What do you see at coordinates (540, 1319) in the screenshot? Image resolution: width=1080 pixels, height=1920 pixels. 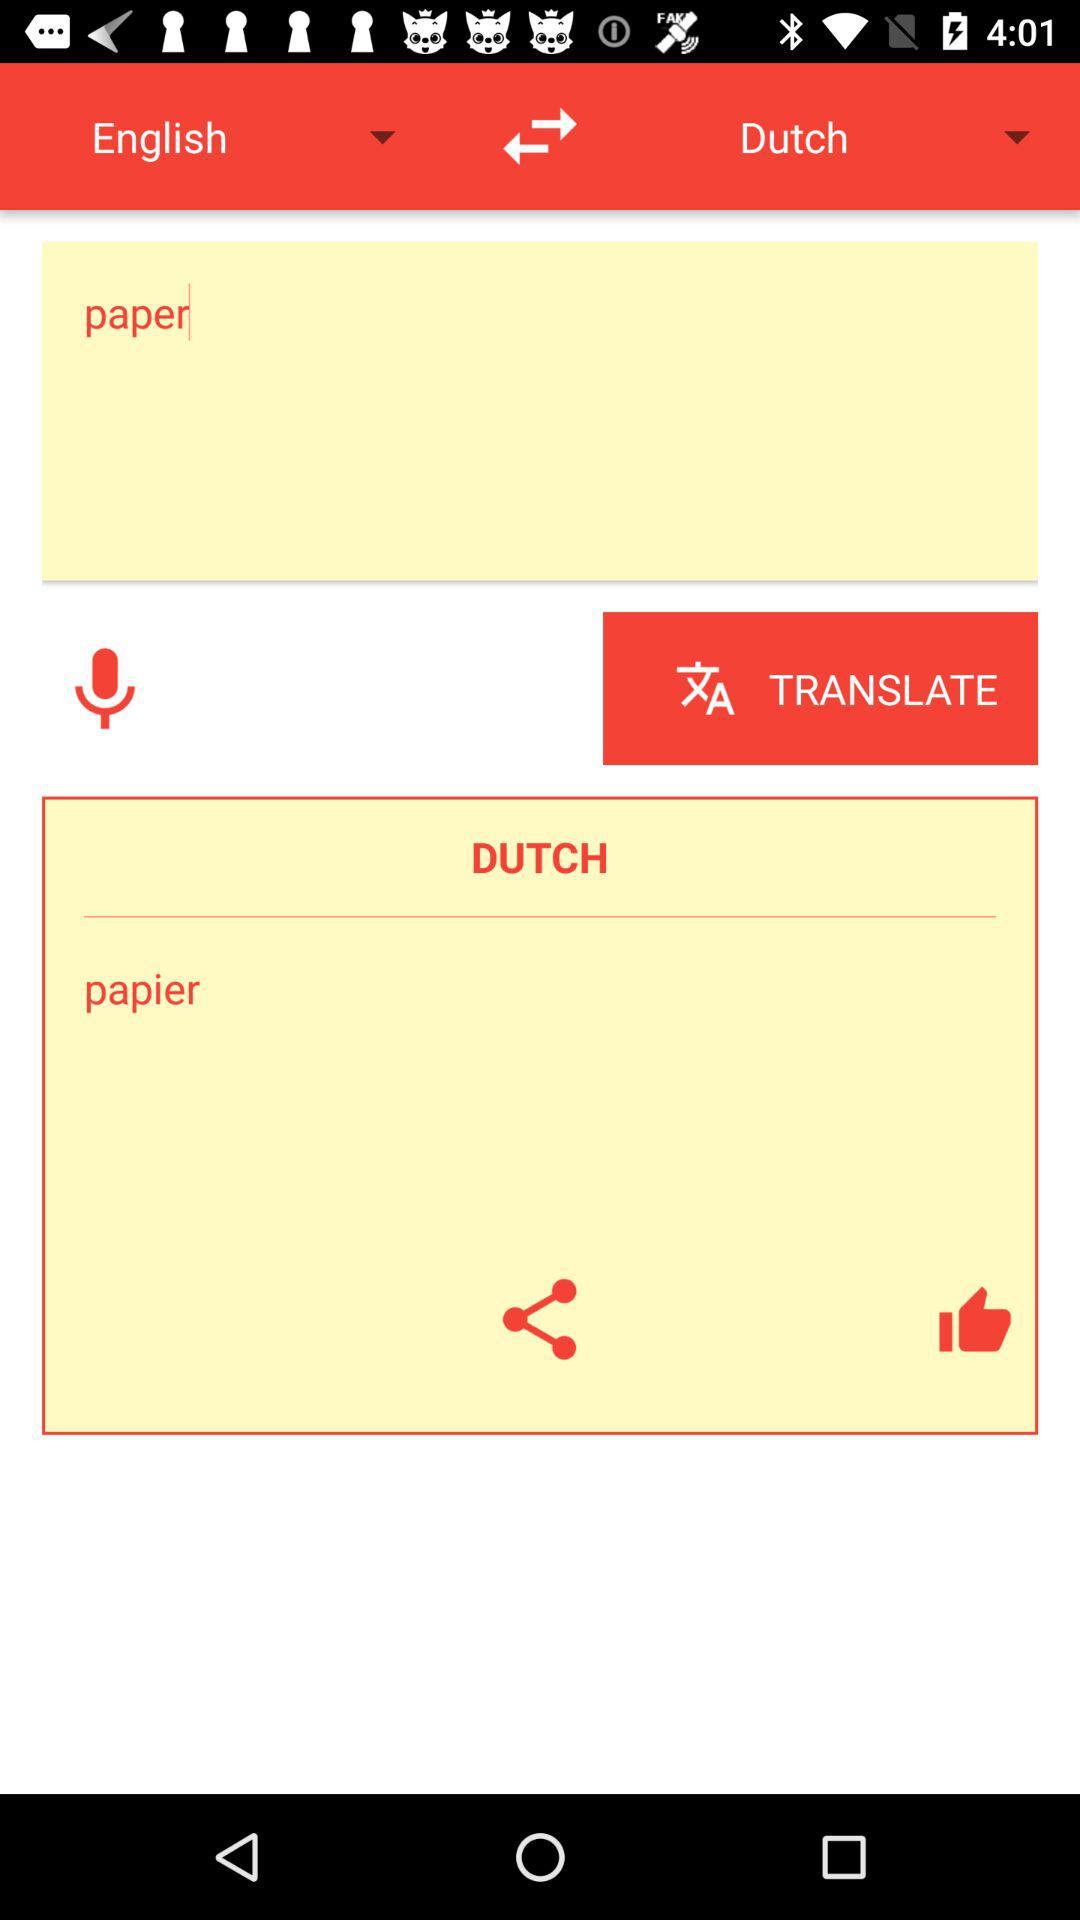 I see `share` at bounding box center [540, 1319].